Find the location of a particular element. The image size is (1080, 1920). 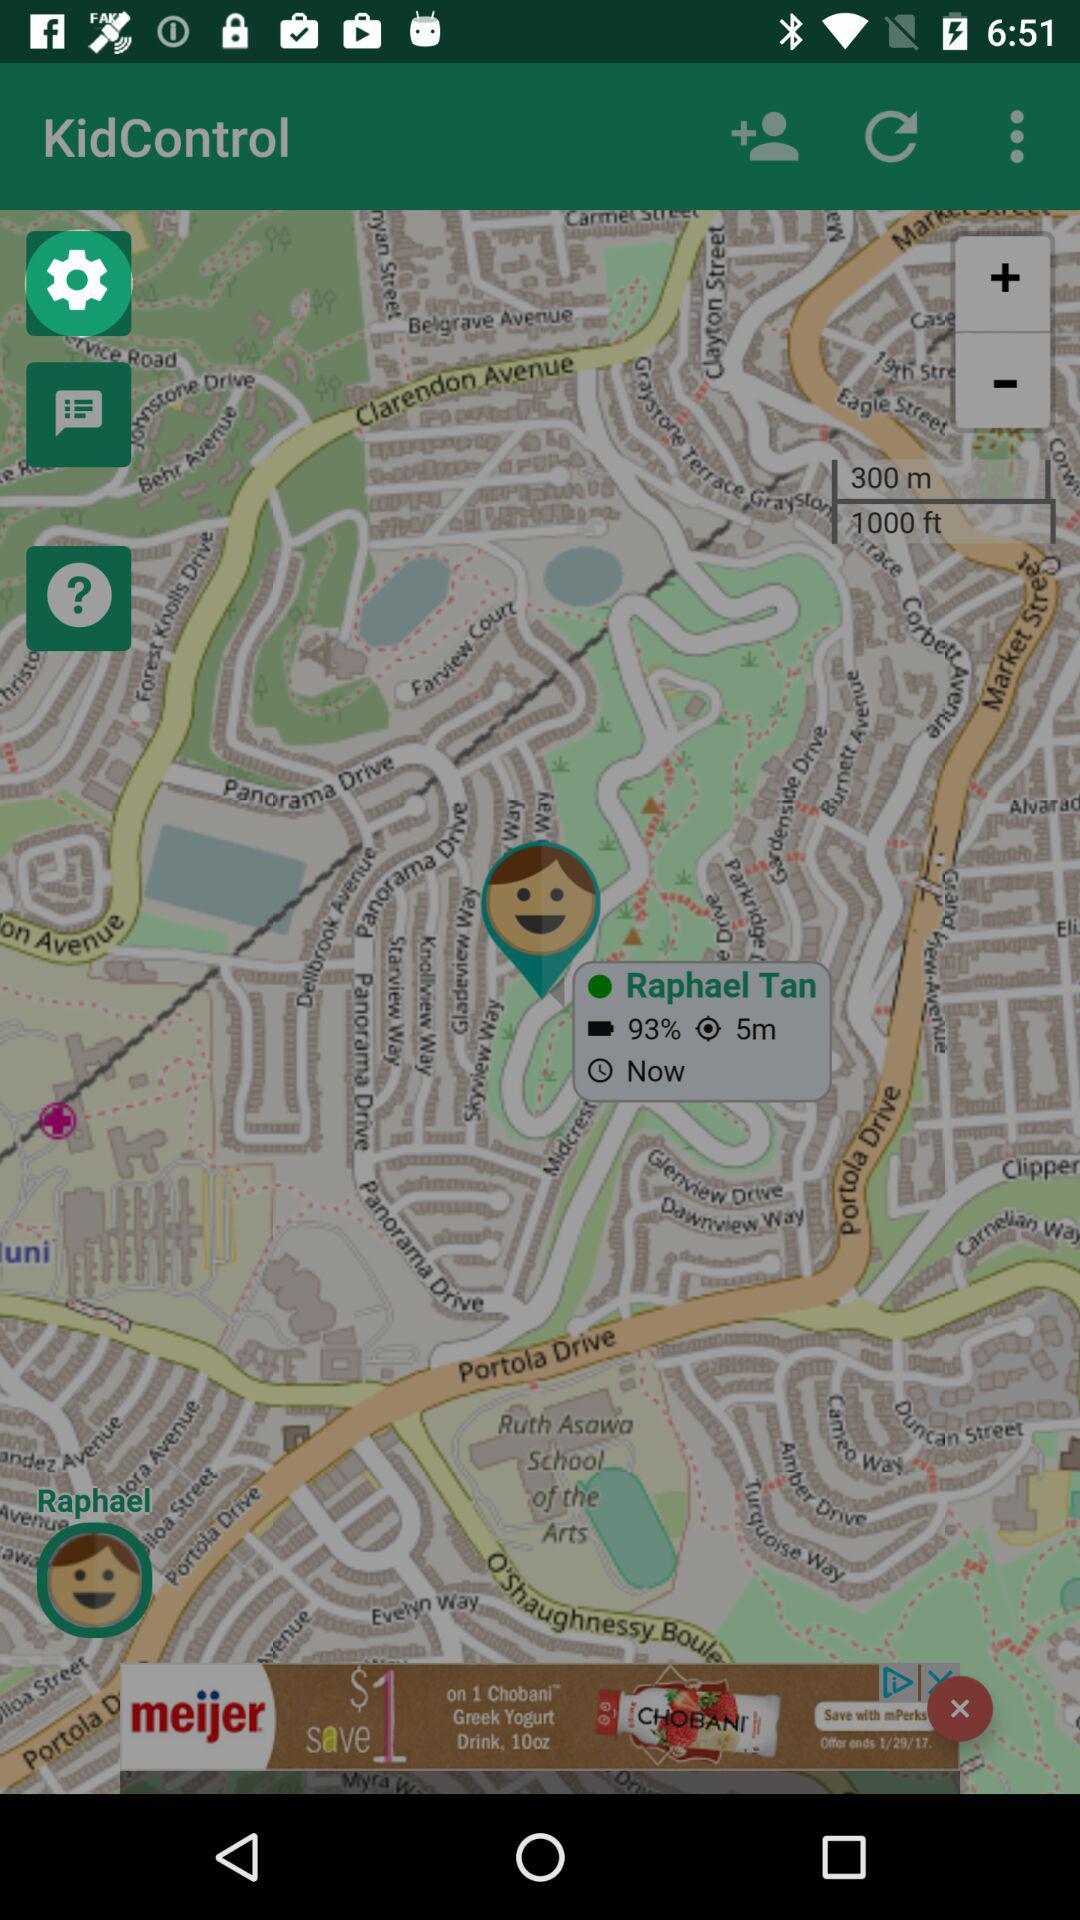

item below kidcontrol item is located at coordinates (77, 282).